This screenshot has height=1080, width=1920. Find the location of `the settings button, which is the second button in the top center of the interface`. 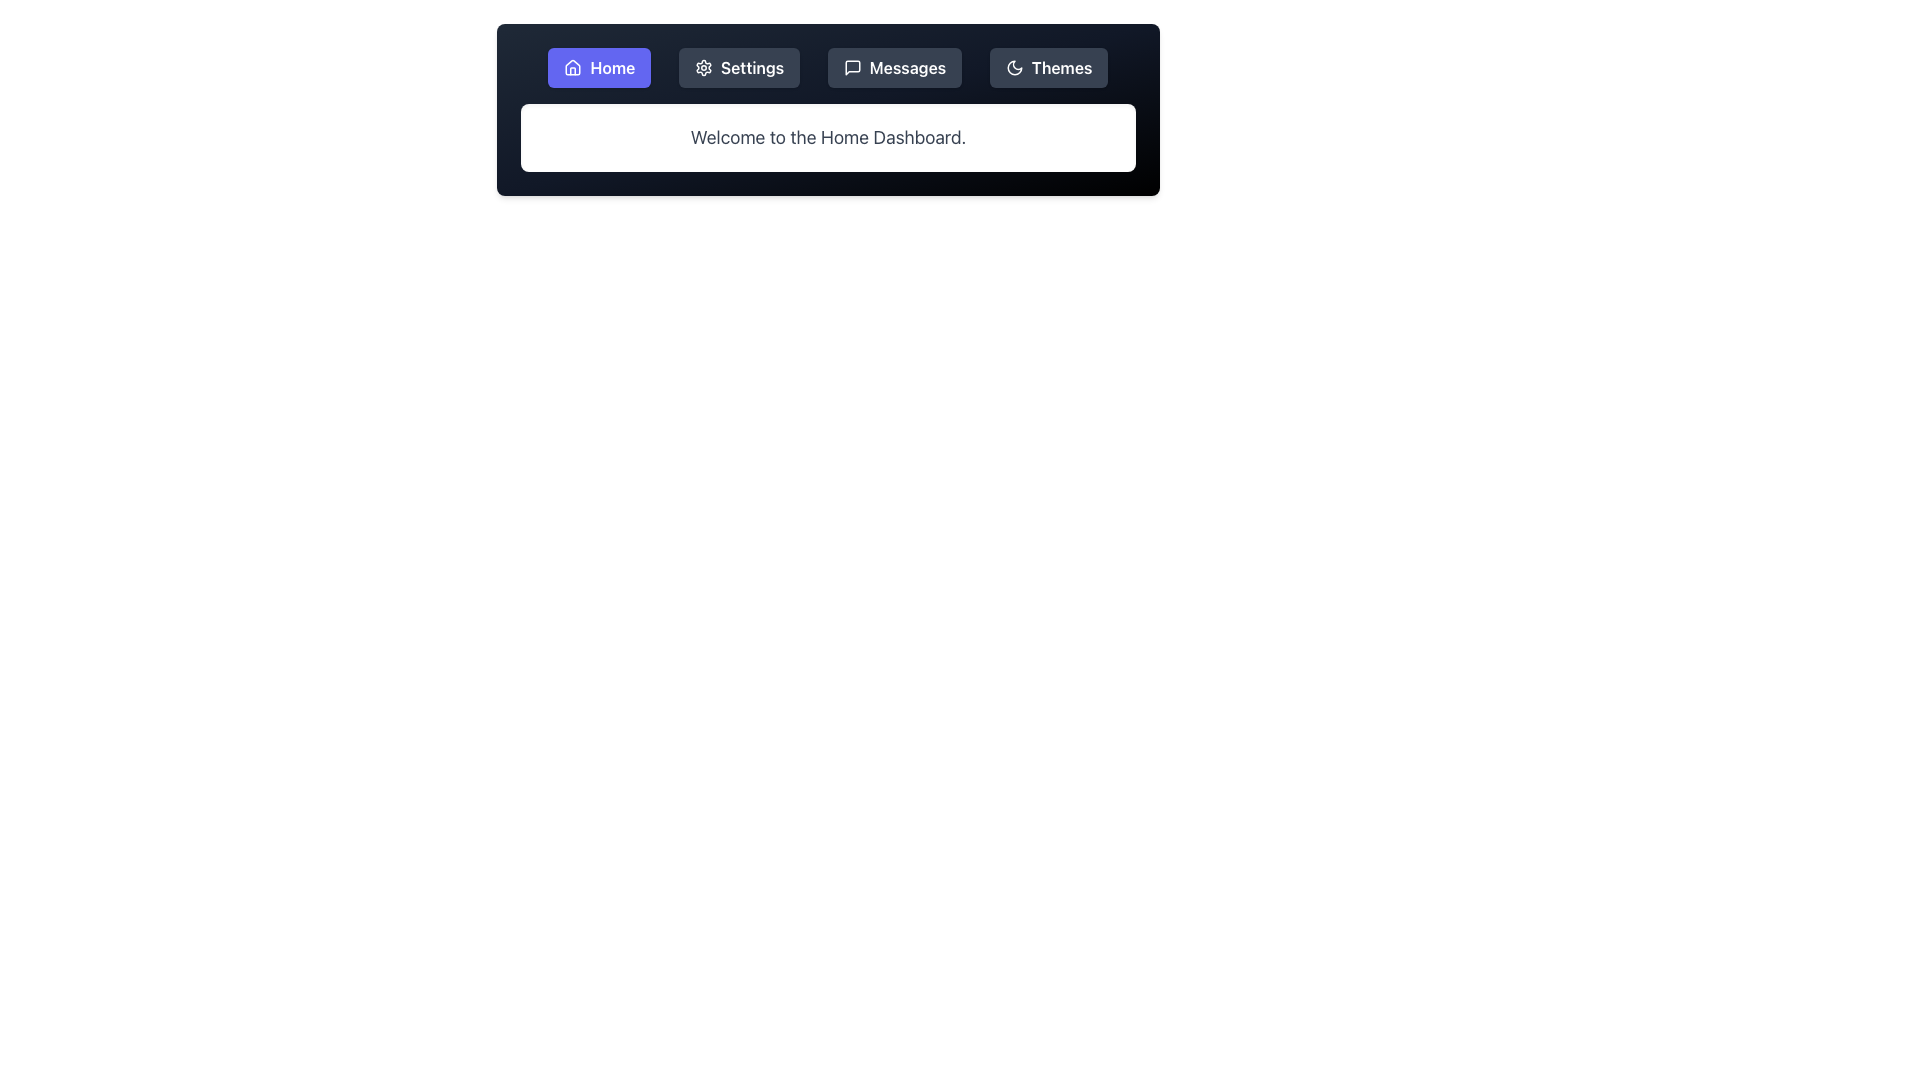

the settings button, which is the second button in the top center of the interface is located at coordinates (738, 67).